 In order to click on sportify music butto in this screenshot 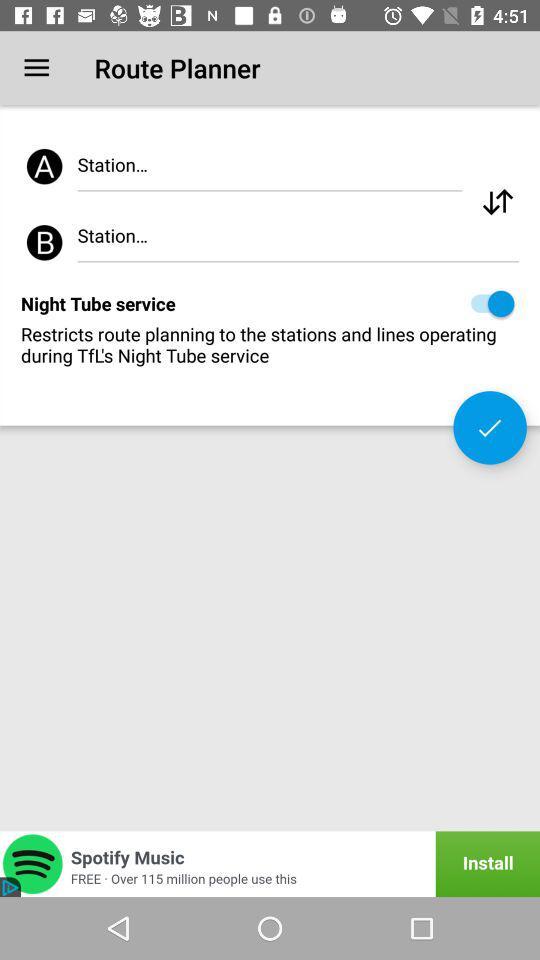, I will do `click(270, 863)`.